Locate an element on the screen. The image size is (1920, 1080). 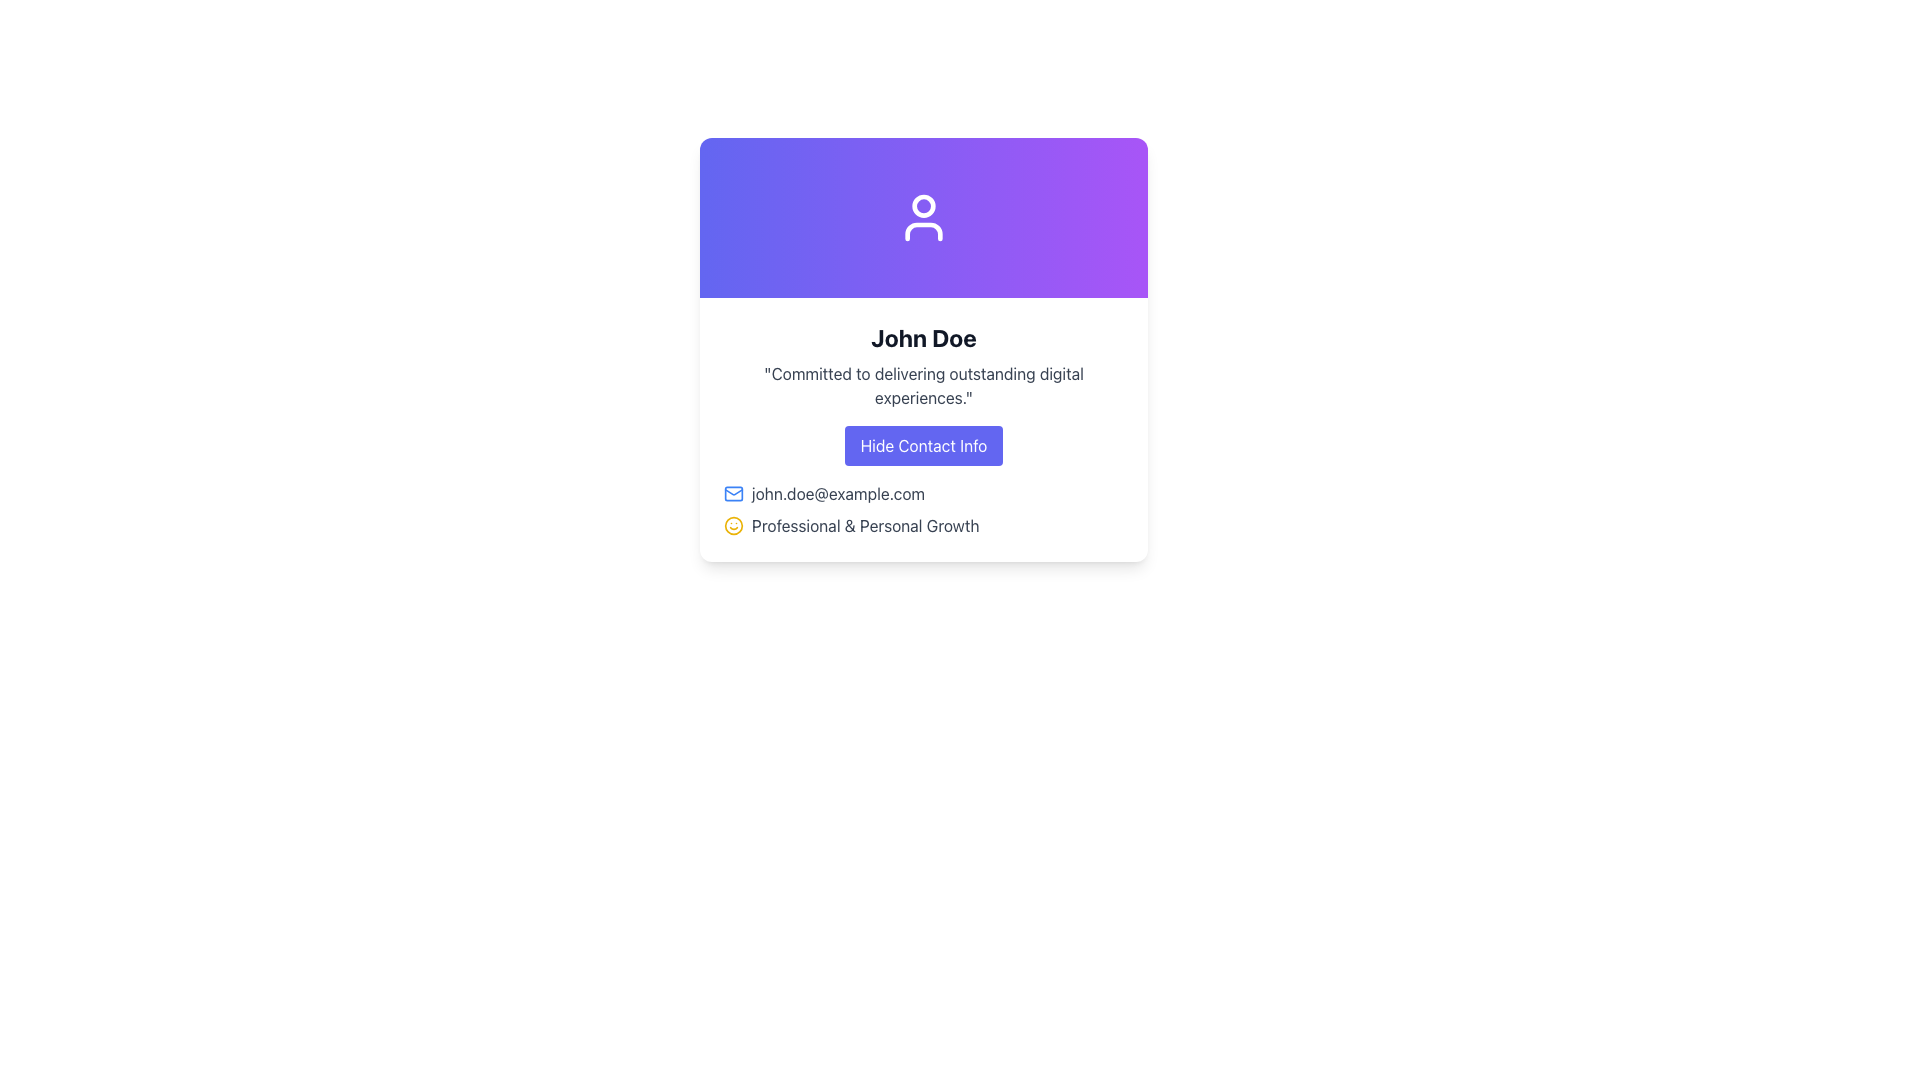
the toggle visibility button located centrally within the card element below 'John Doe' is located at coordinates (922, 445).